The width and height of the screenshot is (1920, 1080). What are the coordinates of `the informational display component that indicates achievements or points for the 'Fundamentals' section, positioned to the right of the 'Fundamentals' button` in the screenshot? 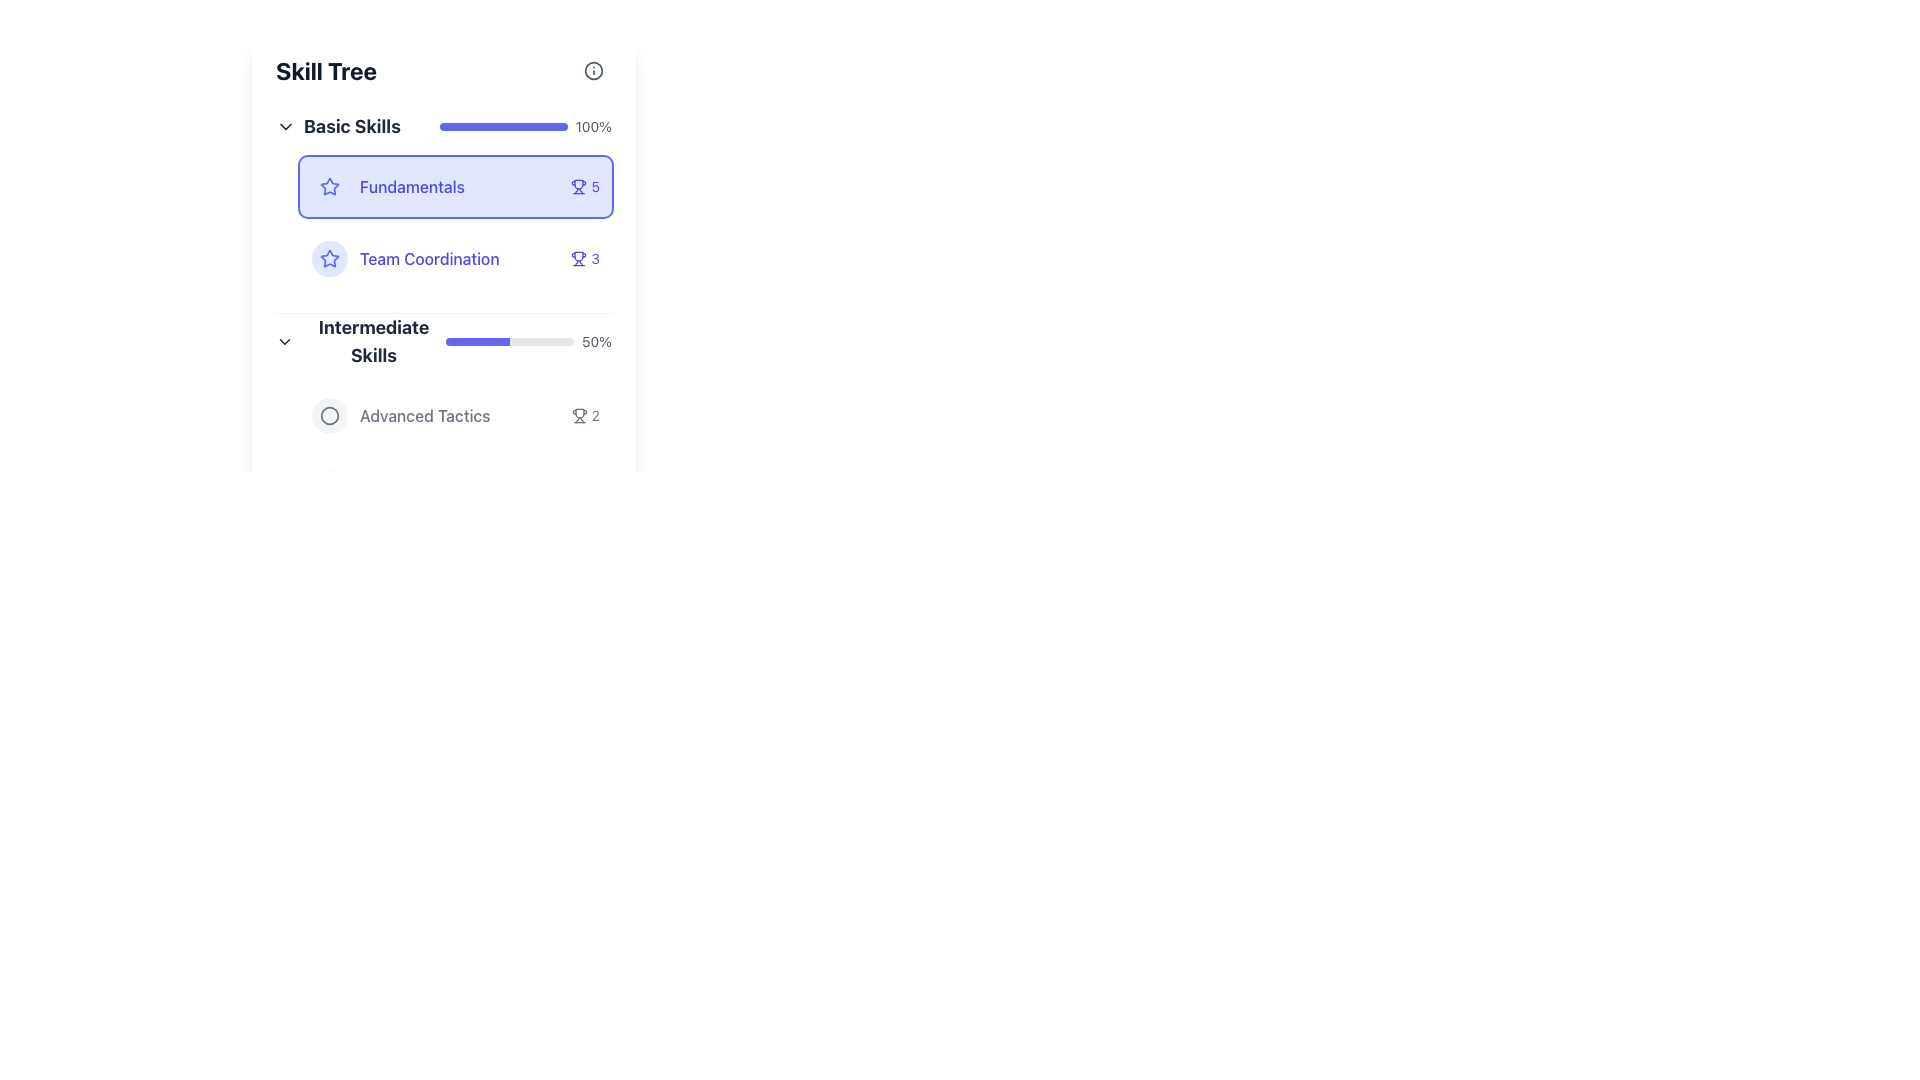 It's located at (584, 186).